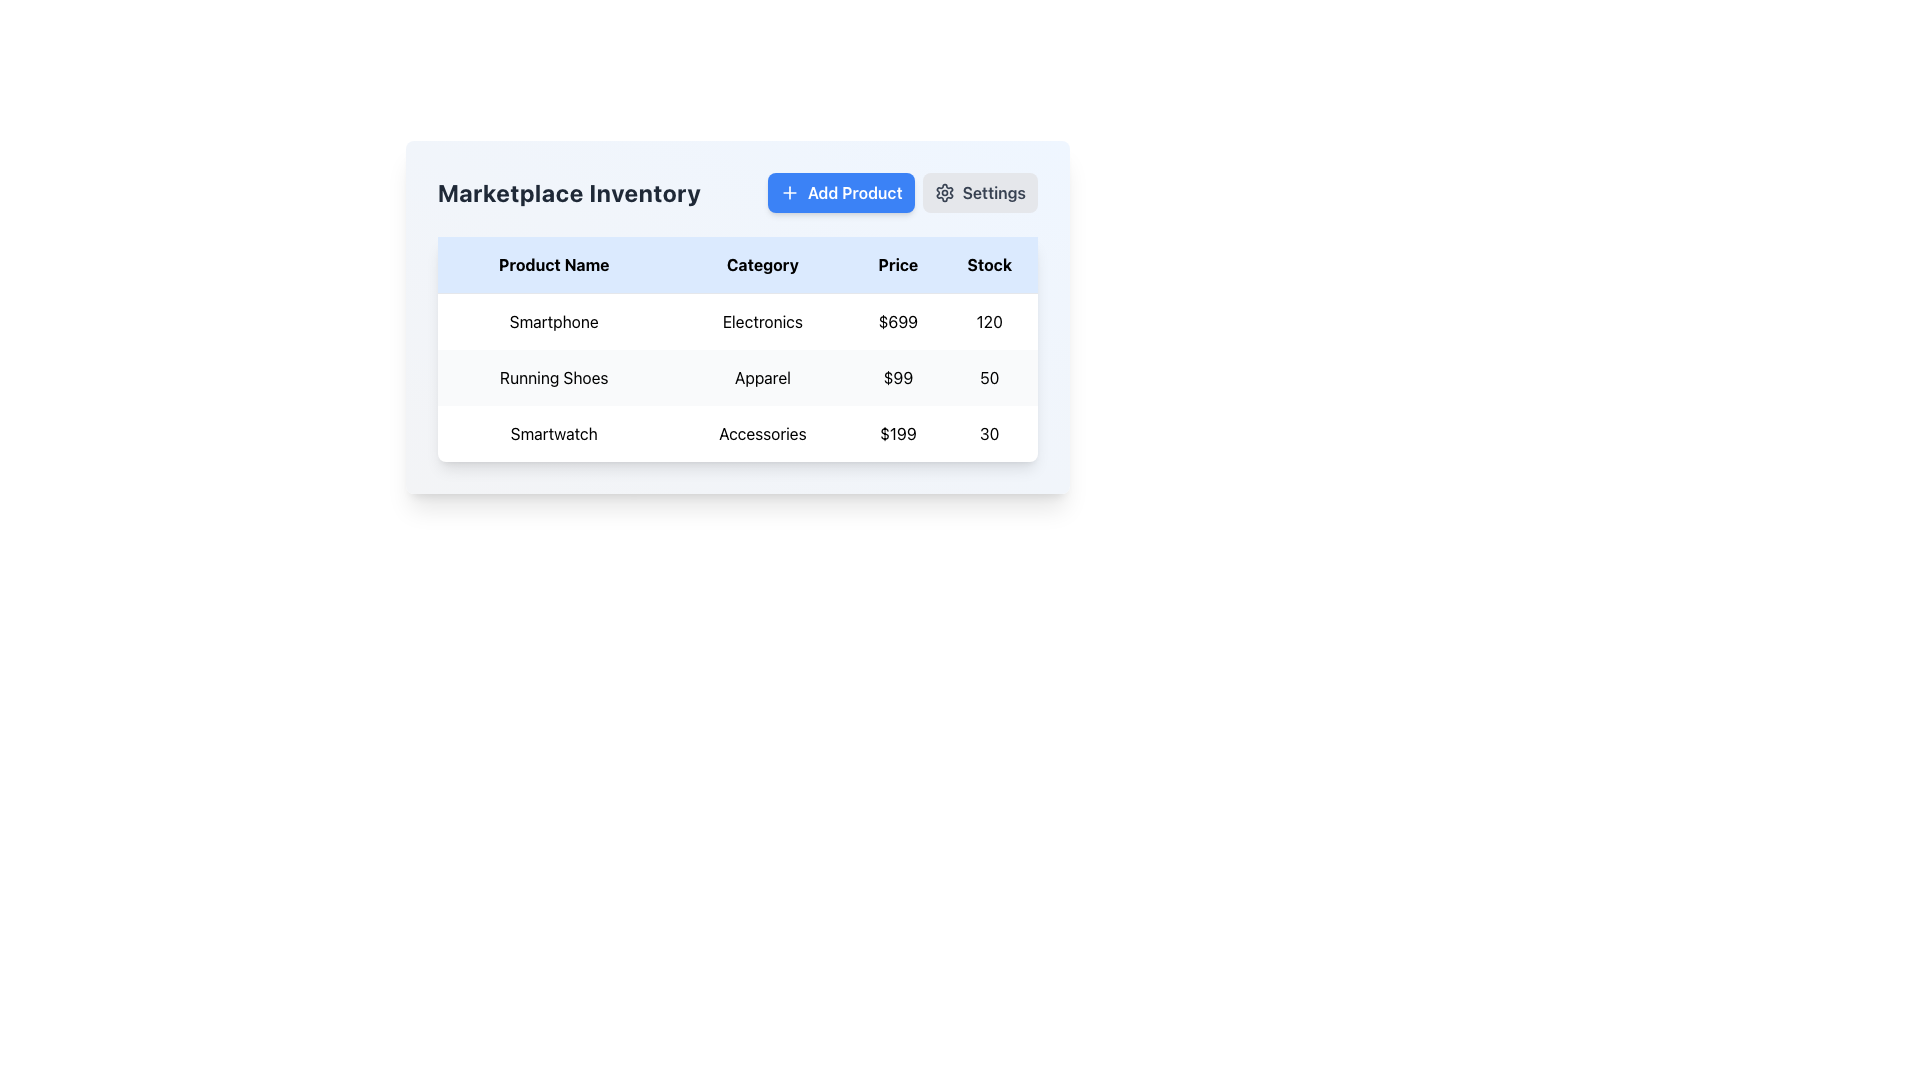  Describe the element at coordinates (788, 192) in the screenshot. I see `the blue button located in the top-right section of the page, which has the 'Add Product' text label and an icon to its left` at that location.